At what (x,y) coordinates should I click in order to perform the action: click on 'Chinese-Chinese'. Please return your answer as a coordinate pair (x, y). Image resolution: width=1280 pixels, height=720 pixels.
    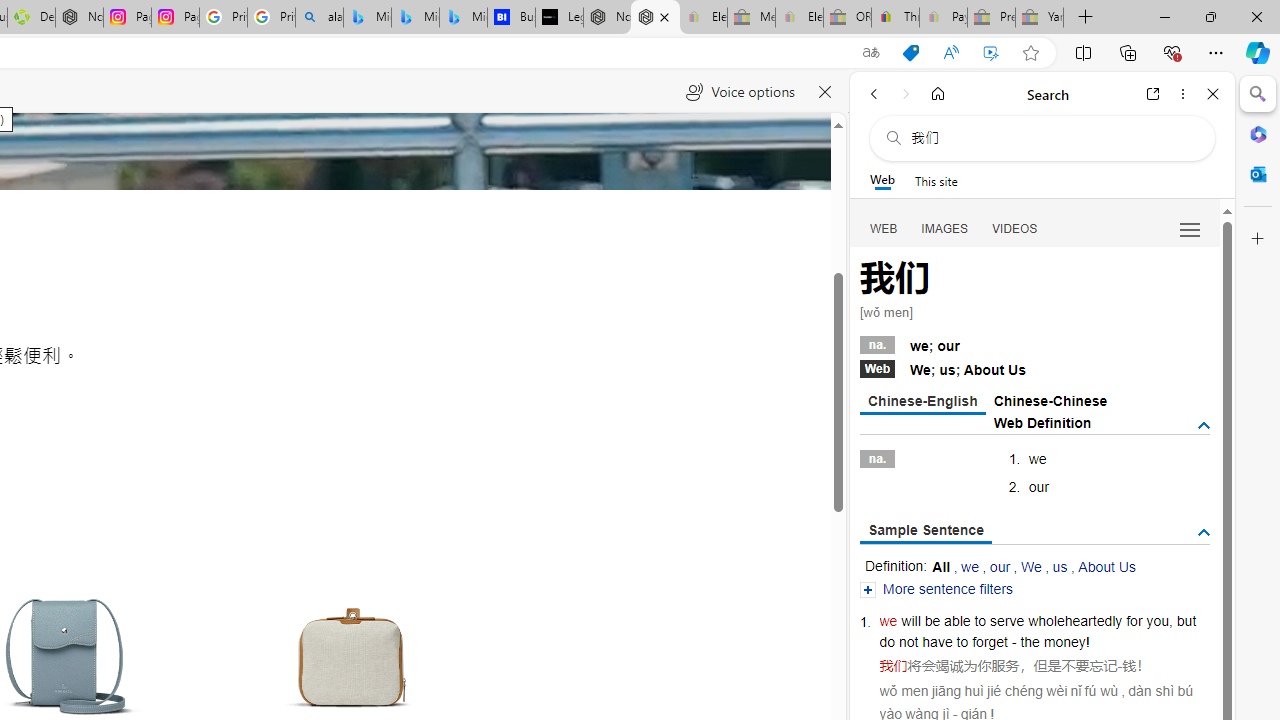
    Looking at the image, I should click on (1049, 401).